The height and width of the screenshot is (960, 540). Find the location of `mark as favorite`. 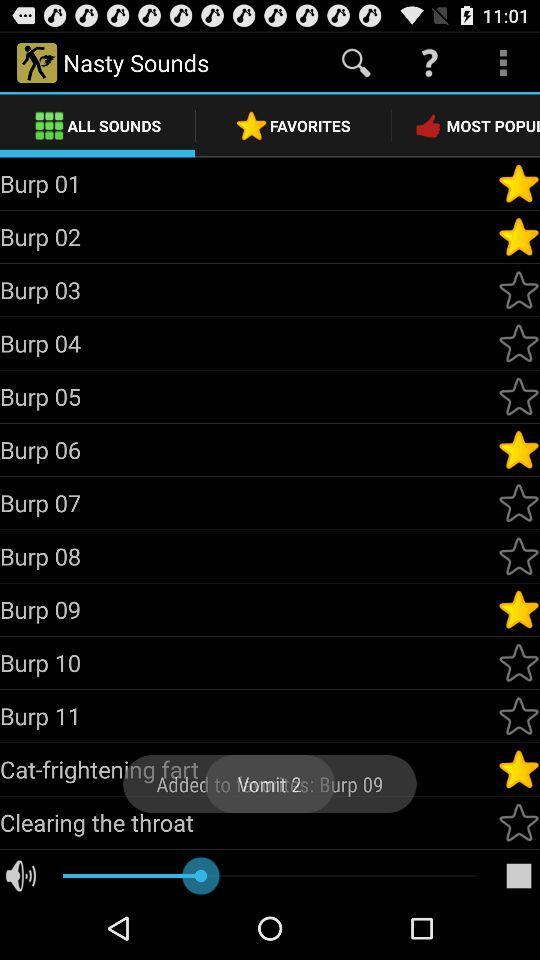

mark as favorite is located at coordinates (518, 237).